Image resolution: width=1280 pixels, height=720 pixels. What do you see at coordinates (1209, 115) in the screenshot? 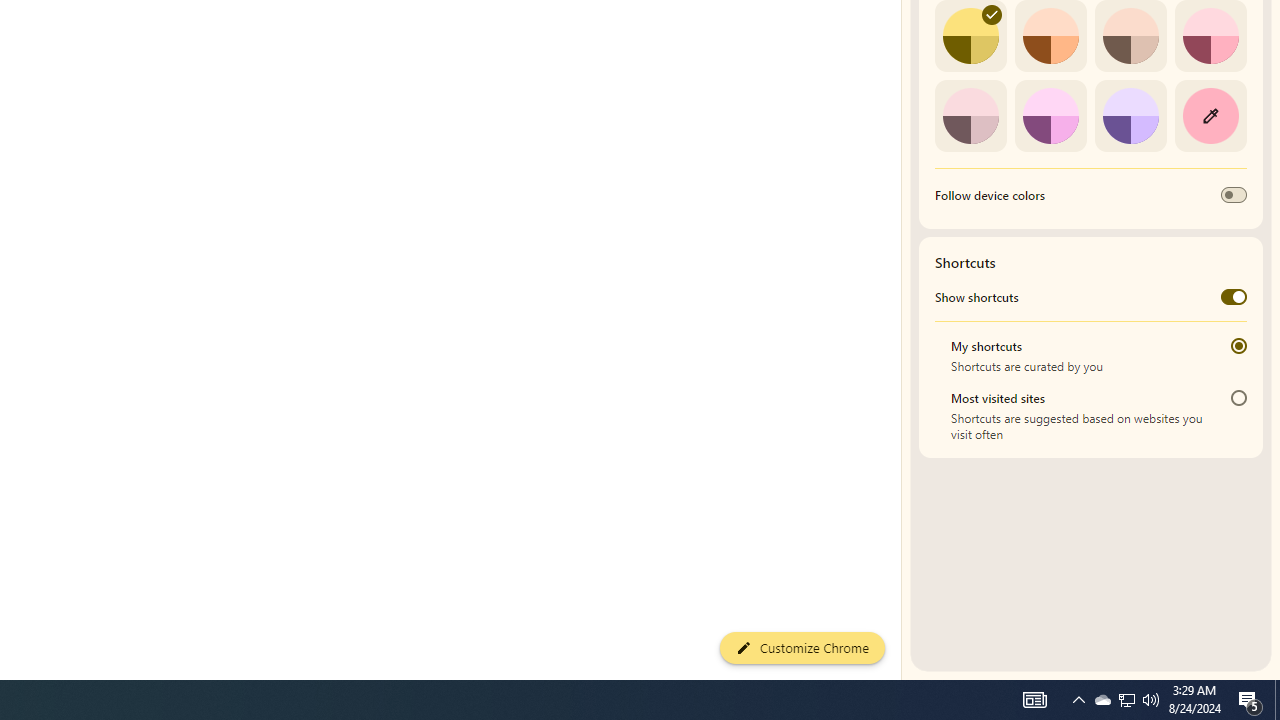
I see `'Custom color'` at bounding box center [1209, 115].